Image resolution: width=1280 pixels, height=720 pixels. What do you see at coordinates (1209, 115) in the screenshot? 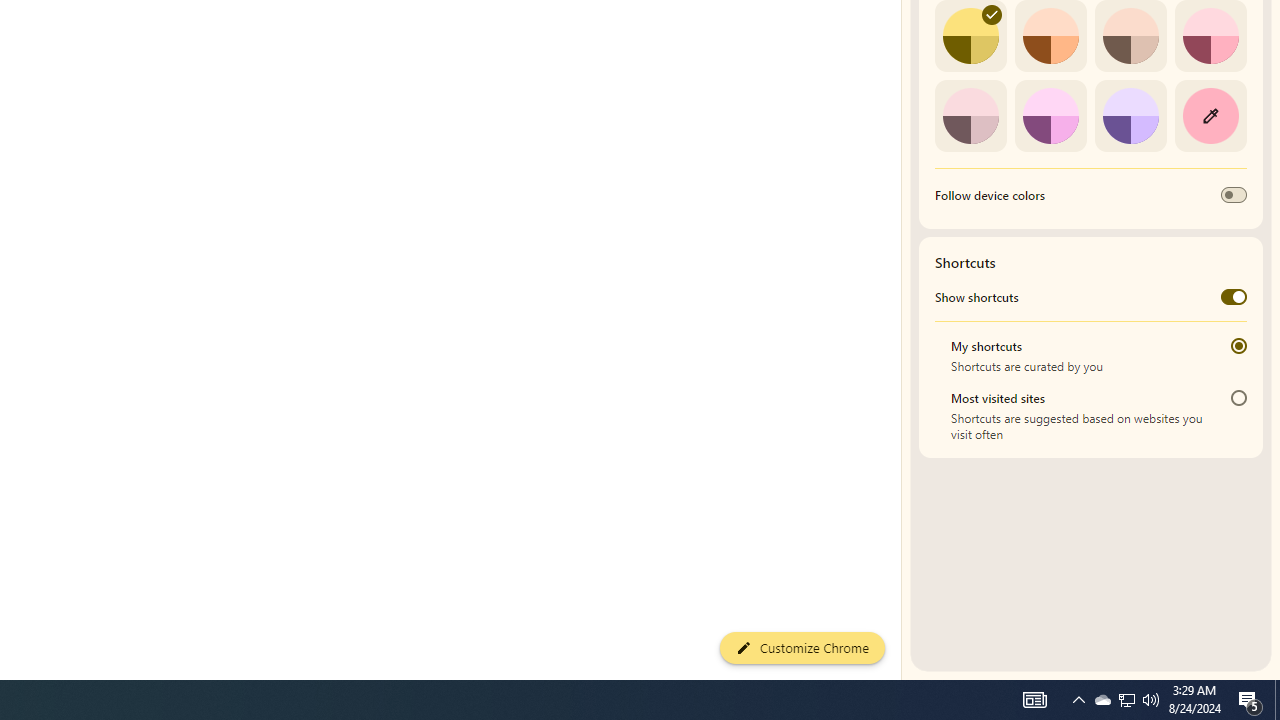
I see `'Custom color'` at bounding box center [1209, 115].